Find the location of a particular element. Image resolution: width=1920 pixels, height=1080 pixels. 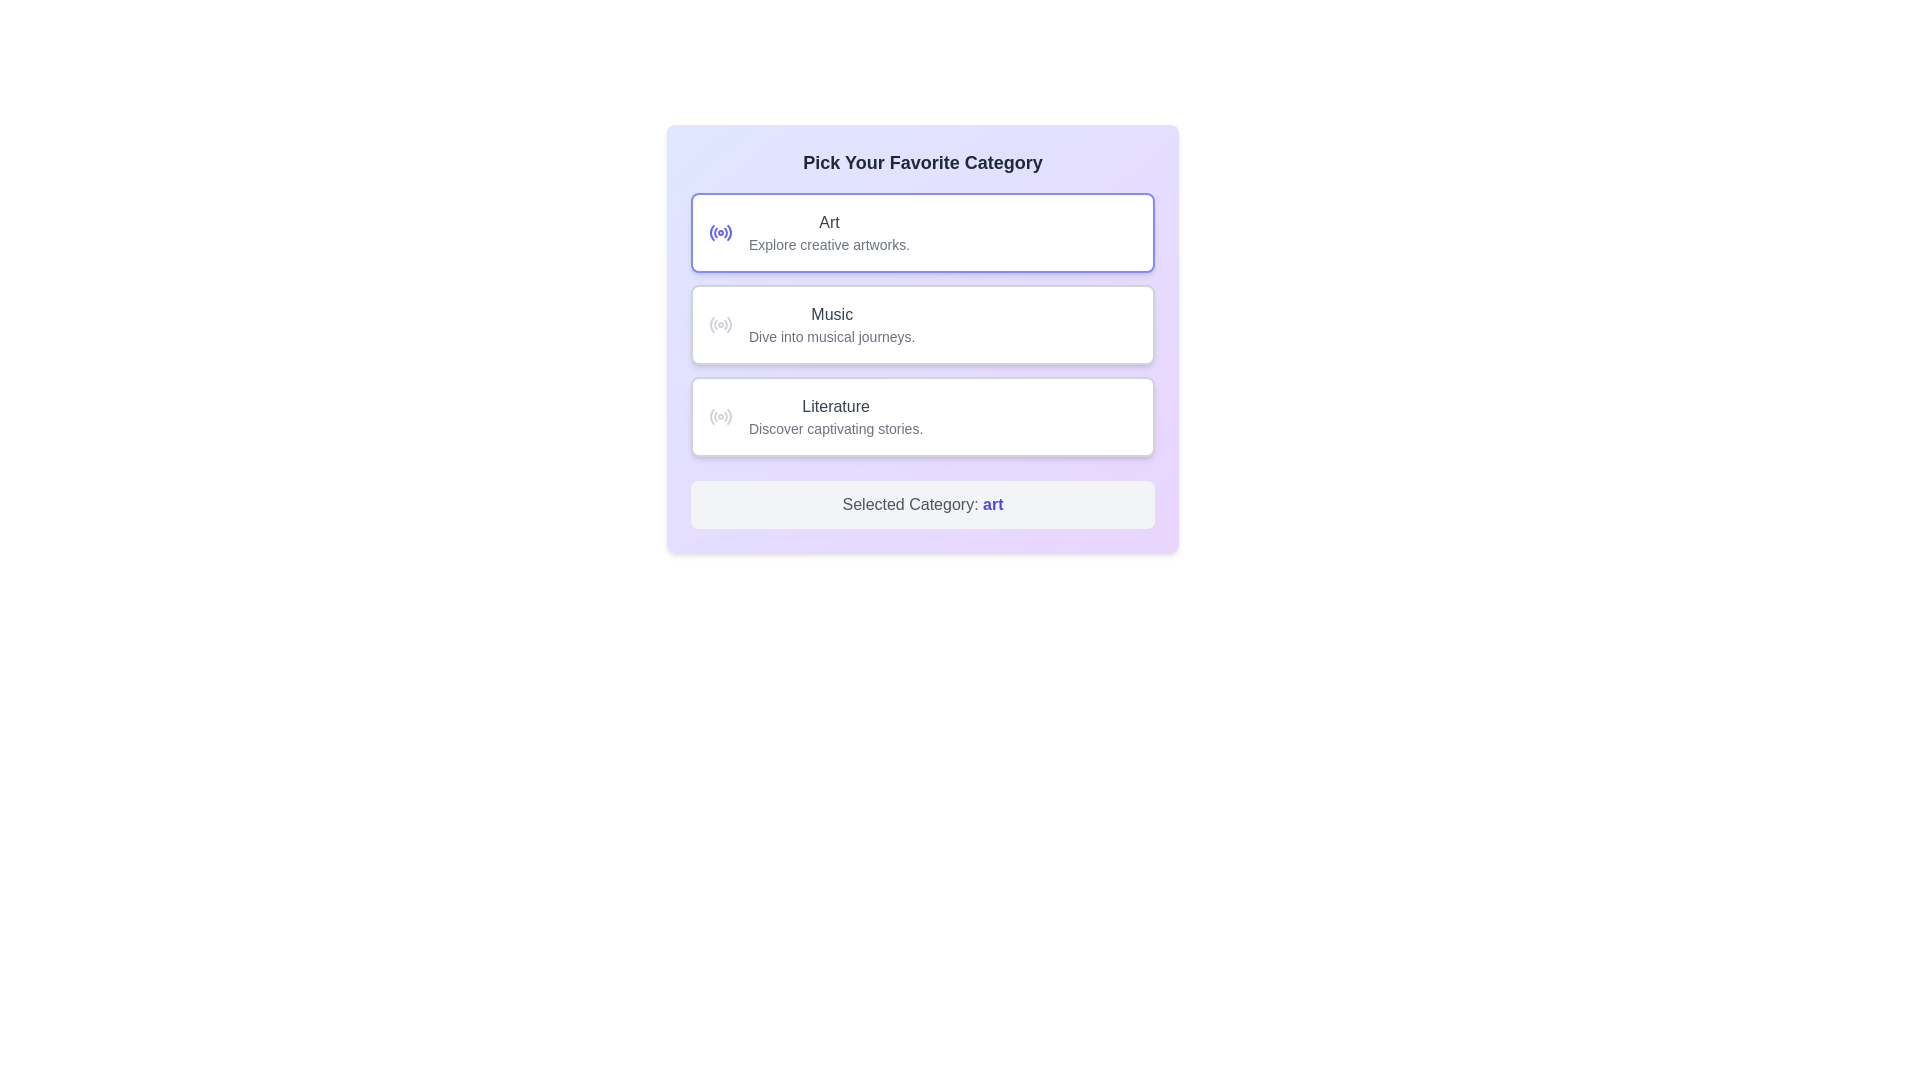

the text label that says 'Explore creative artworks.' positioned below the header 'Art' in the first option of the vertical list of selectable categories is located at coordinates (829, 244).